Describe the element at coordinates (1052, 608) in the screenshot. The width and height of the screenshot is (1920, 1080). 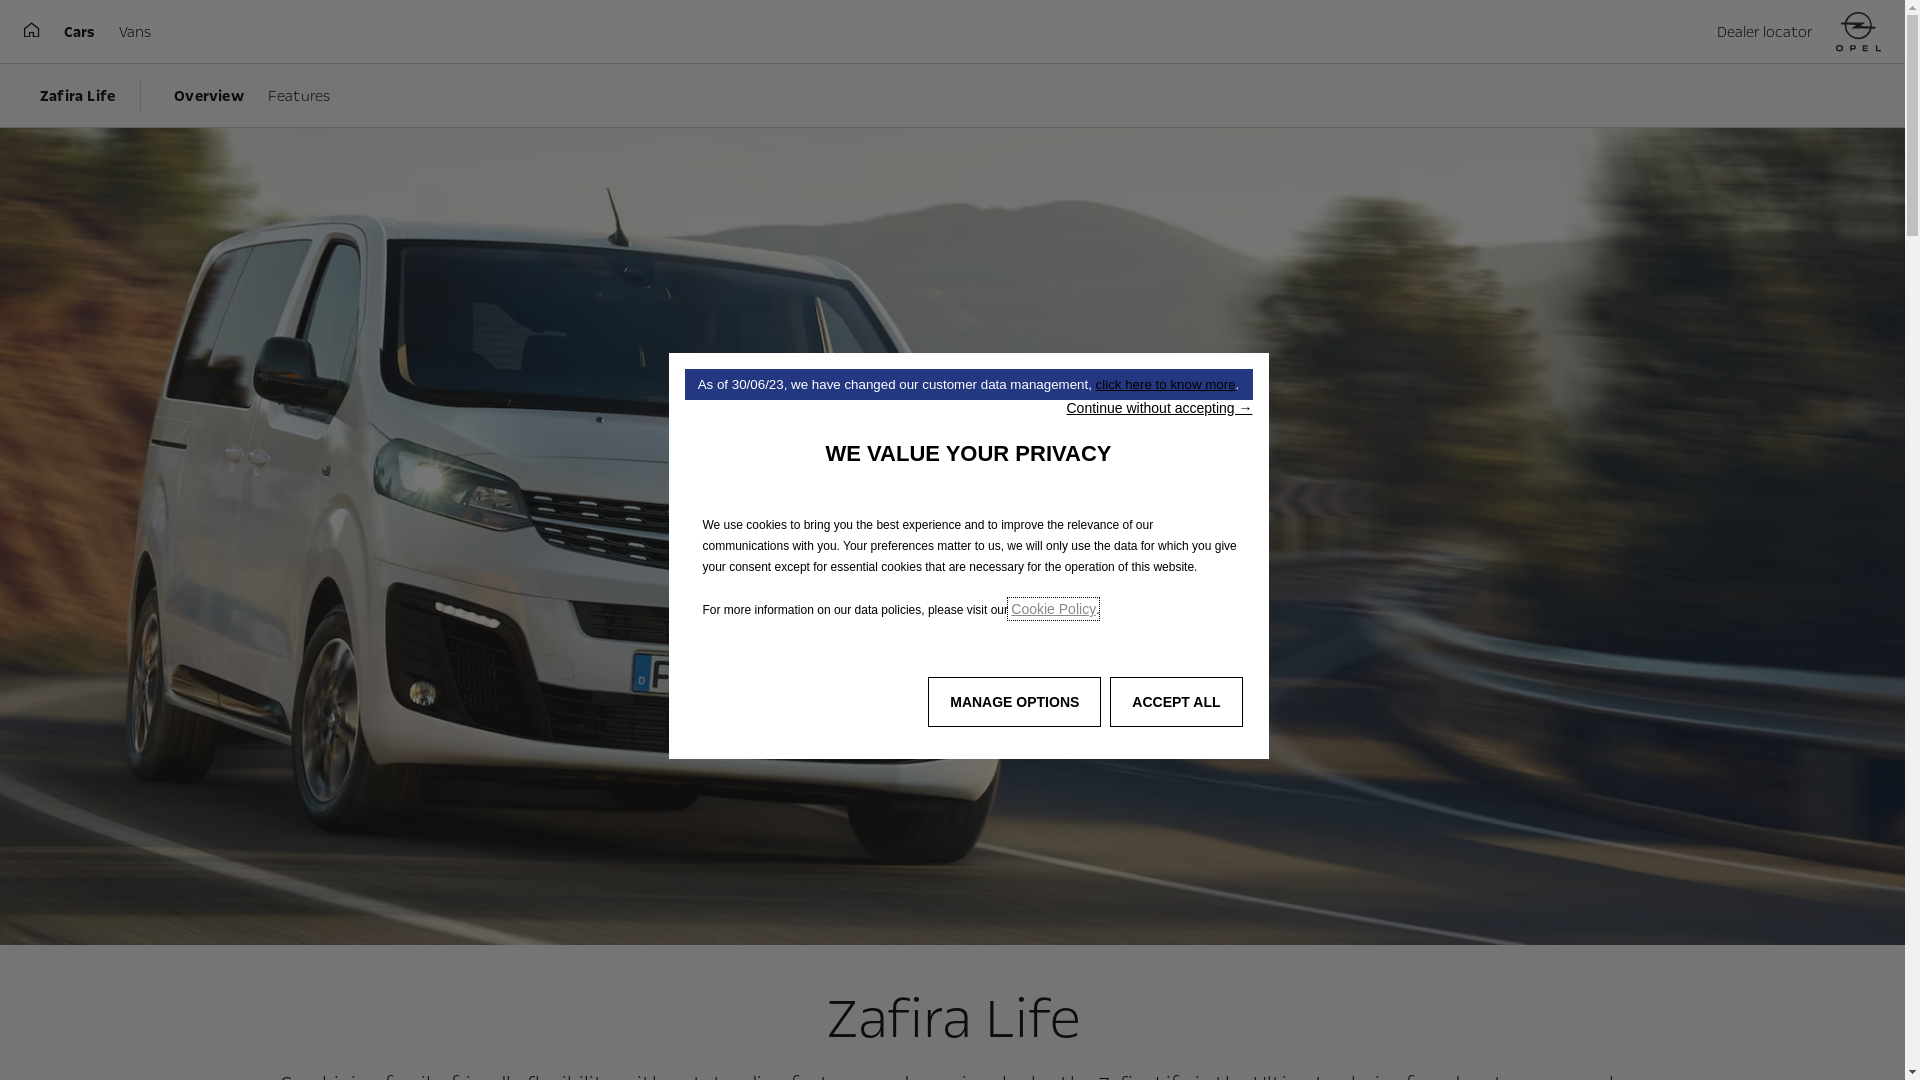
I see `'Cookie Policy'` at that location.